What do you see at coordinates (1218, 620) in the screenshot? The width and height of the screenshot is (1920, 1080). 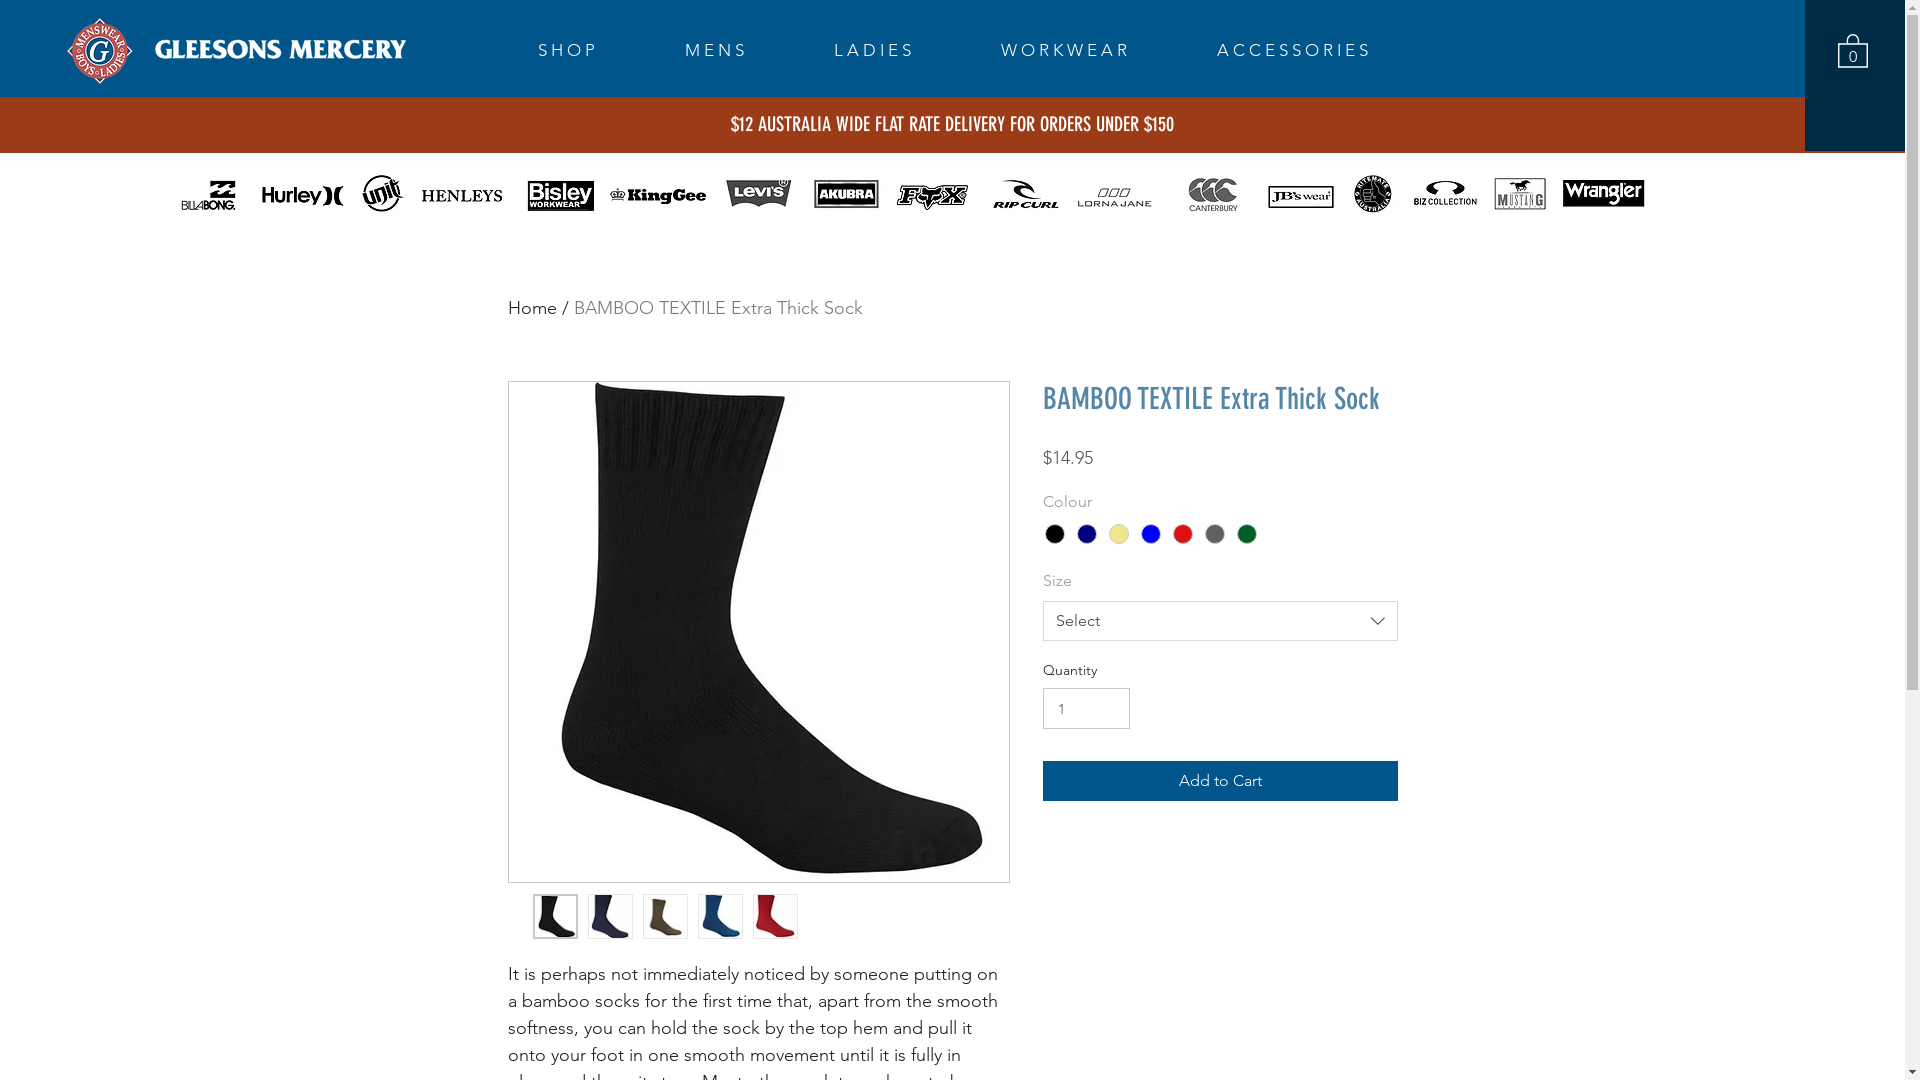 I see `'Select'` at bounding box center [1218, 620].